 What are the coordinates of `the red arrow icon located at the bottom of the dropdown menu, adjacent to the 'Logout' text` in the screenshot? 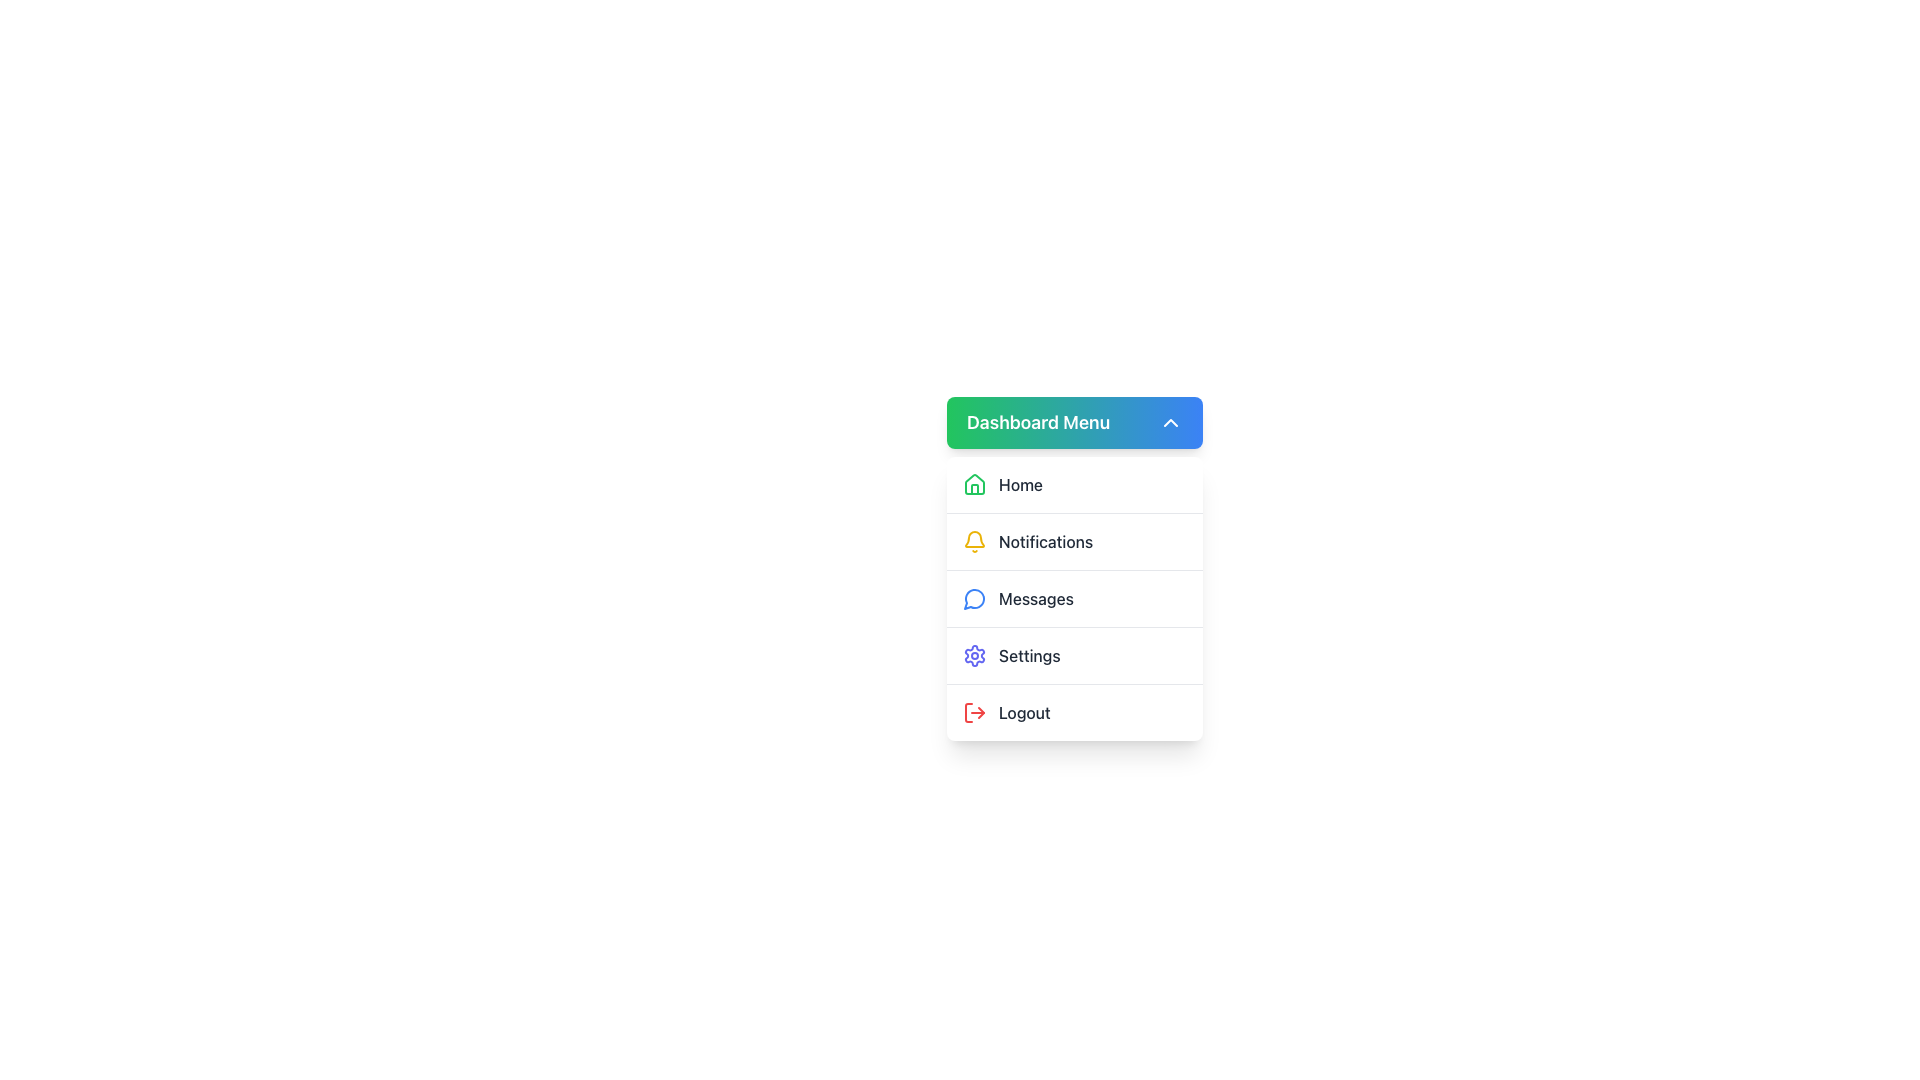 It's located at (974, 712).